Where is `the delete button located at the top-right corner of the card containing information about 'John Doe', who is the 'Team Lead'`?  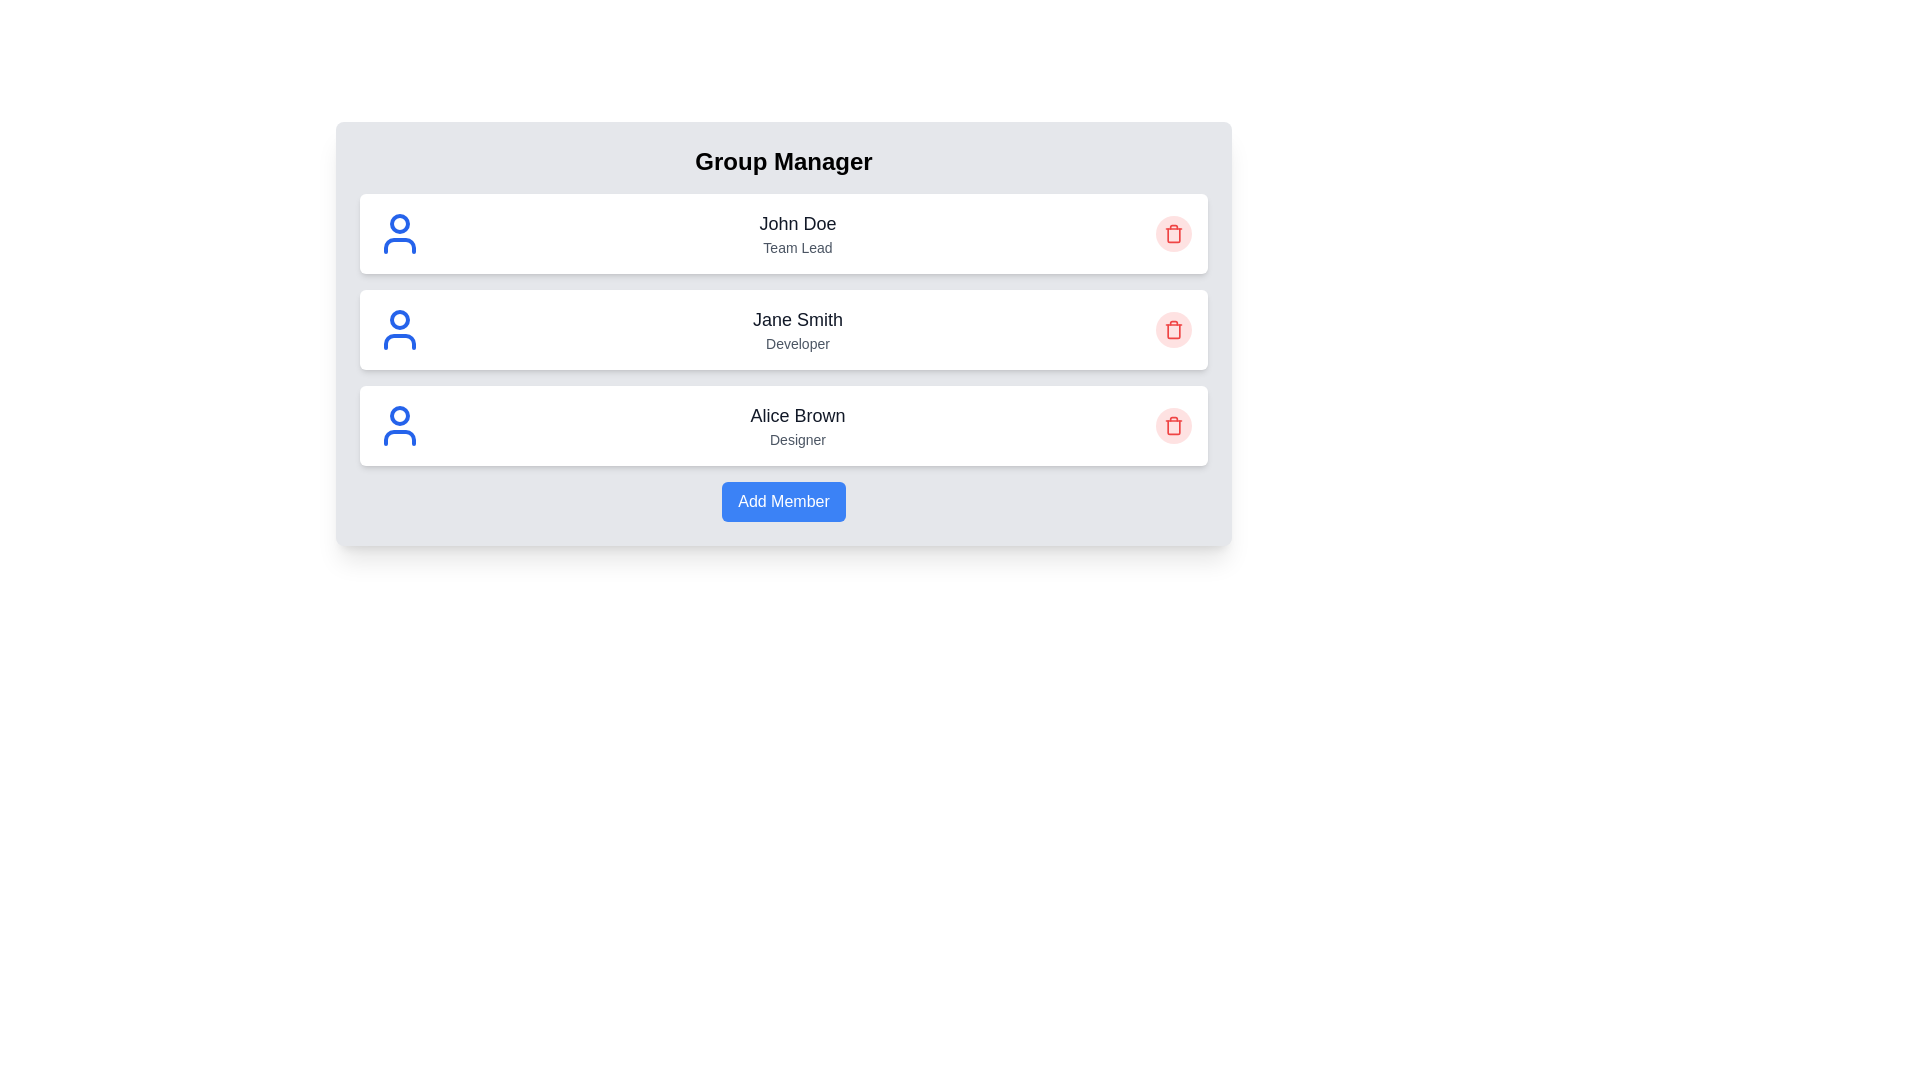
the delete button located at the top-right corner of the card containing information about 'John Doe', who is the 'Team Lead' is located at coordinates (1174, 233).